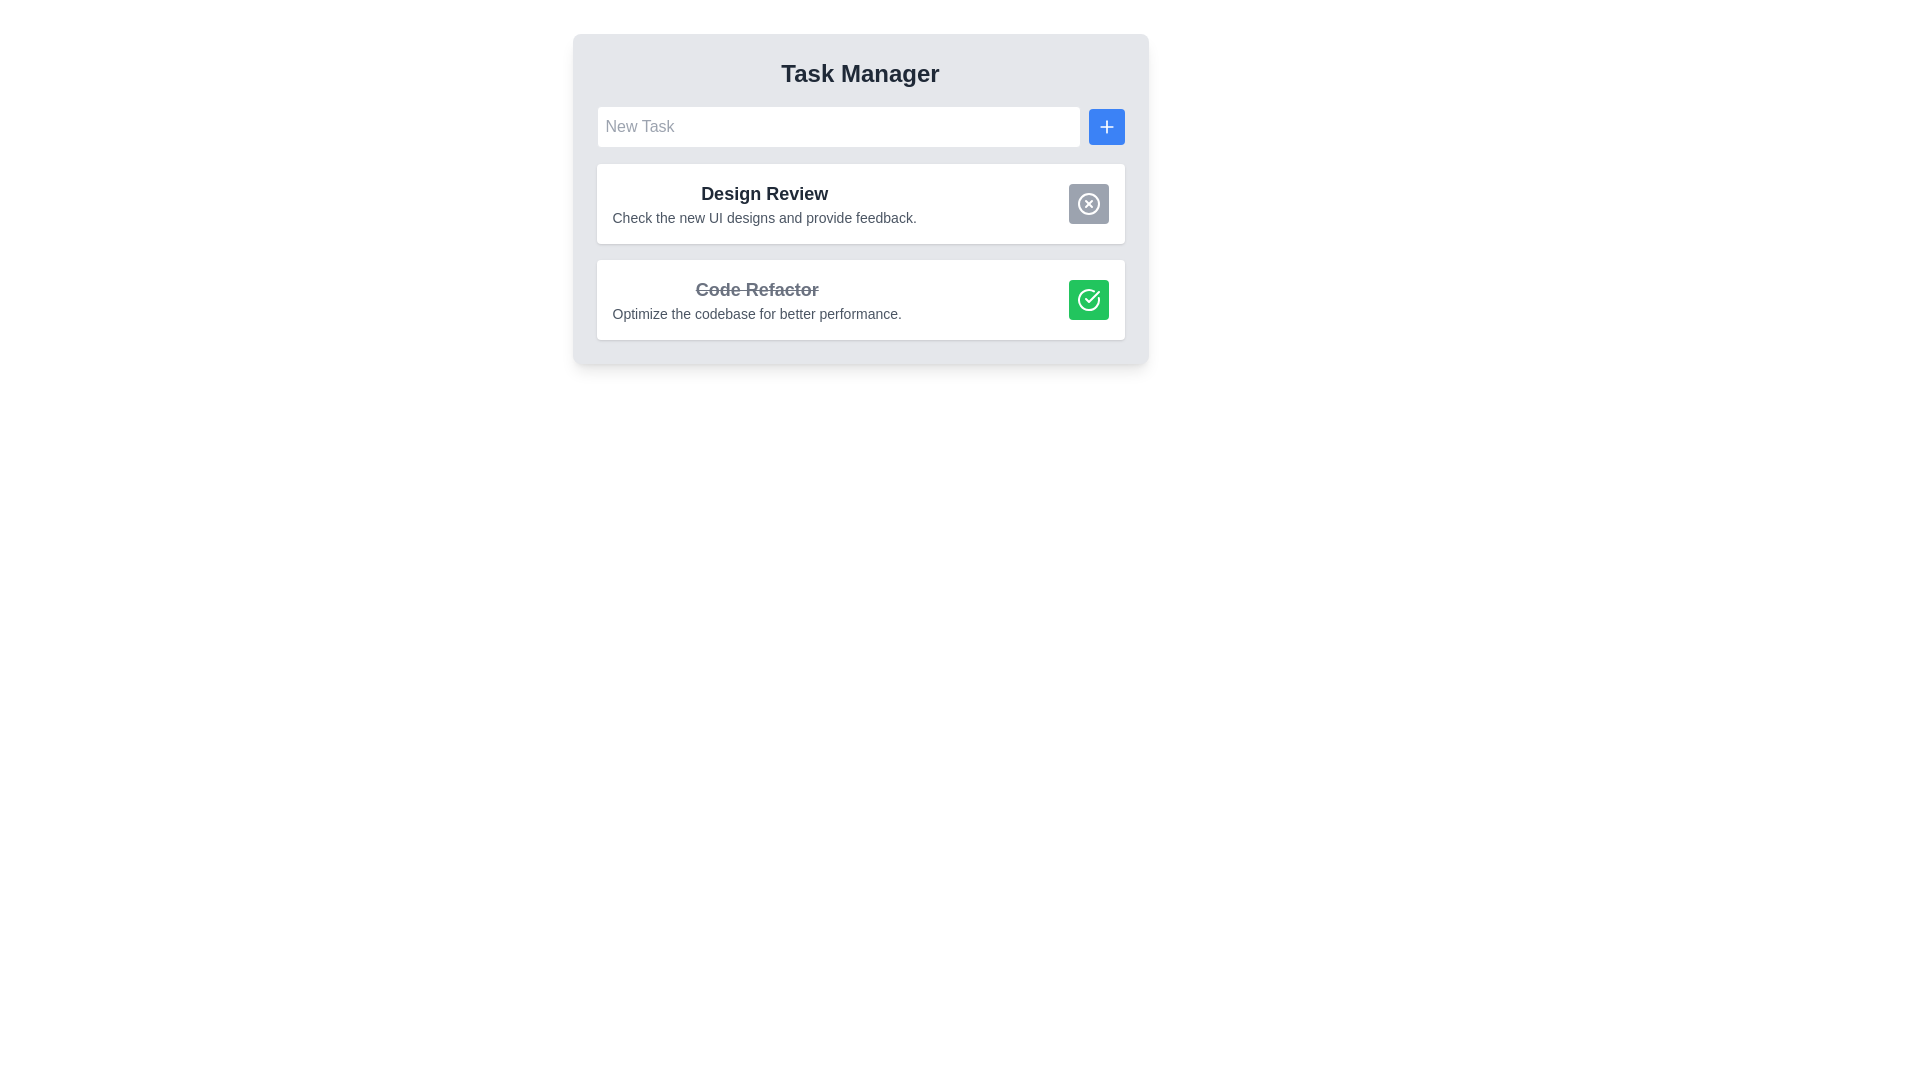 The image size is (1920, 1080). What do you see at coordinates (1105, 127) in the screenshot?
I see `the blue button with a white plus icon, located at the far right of the horizontal section adjacent to the text input field` at bounding box center [1105, 127].